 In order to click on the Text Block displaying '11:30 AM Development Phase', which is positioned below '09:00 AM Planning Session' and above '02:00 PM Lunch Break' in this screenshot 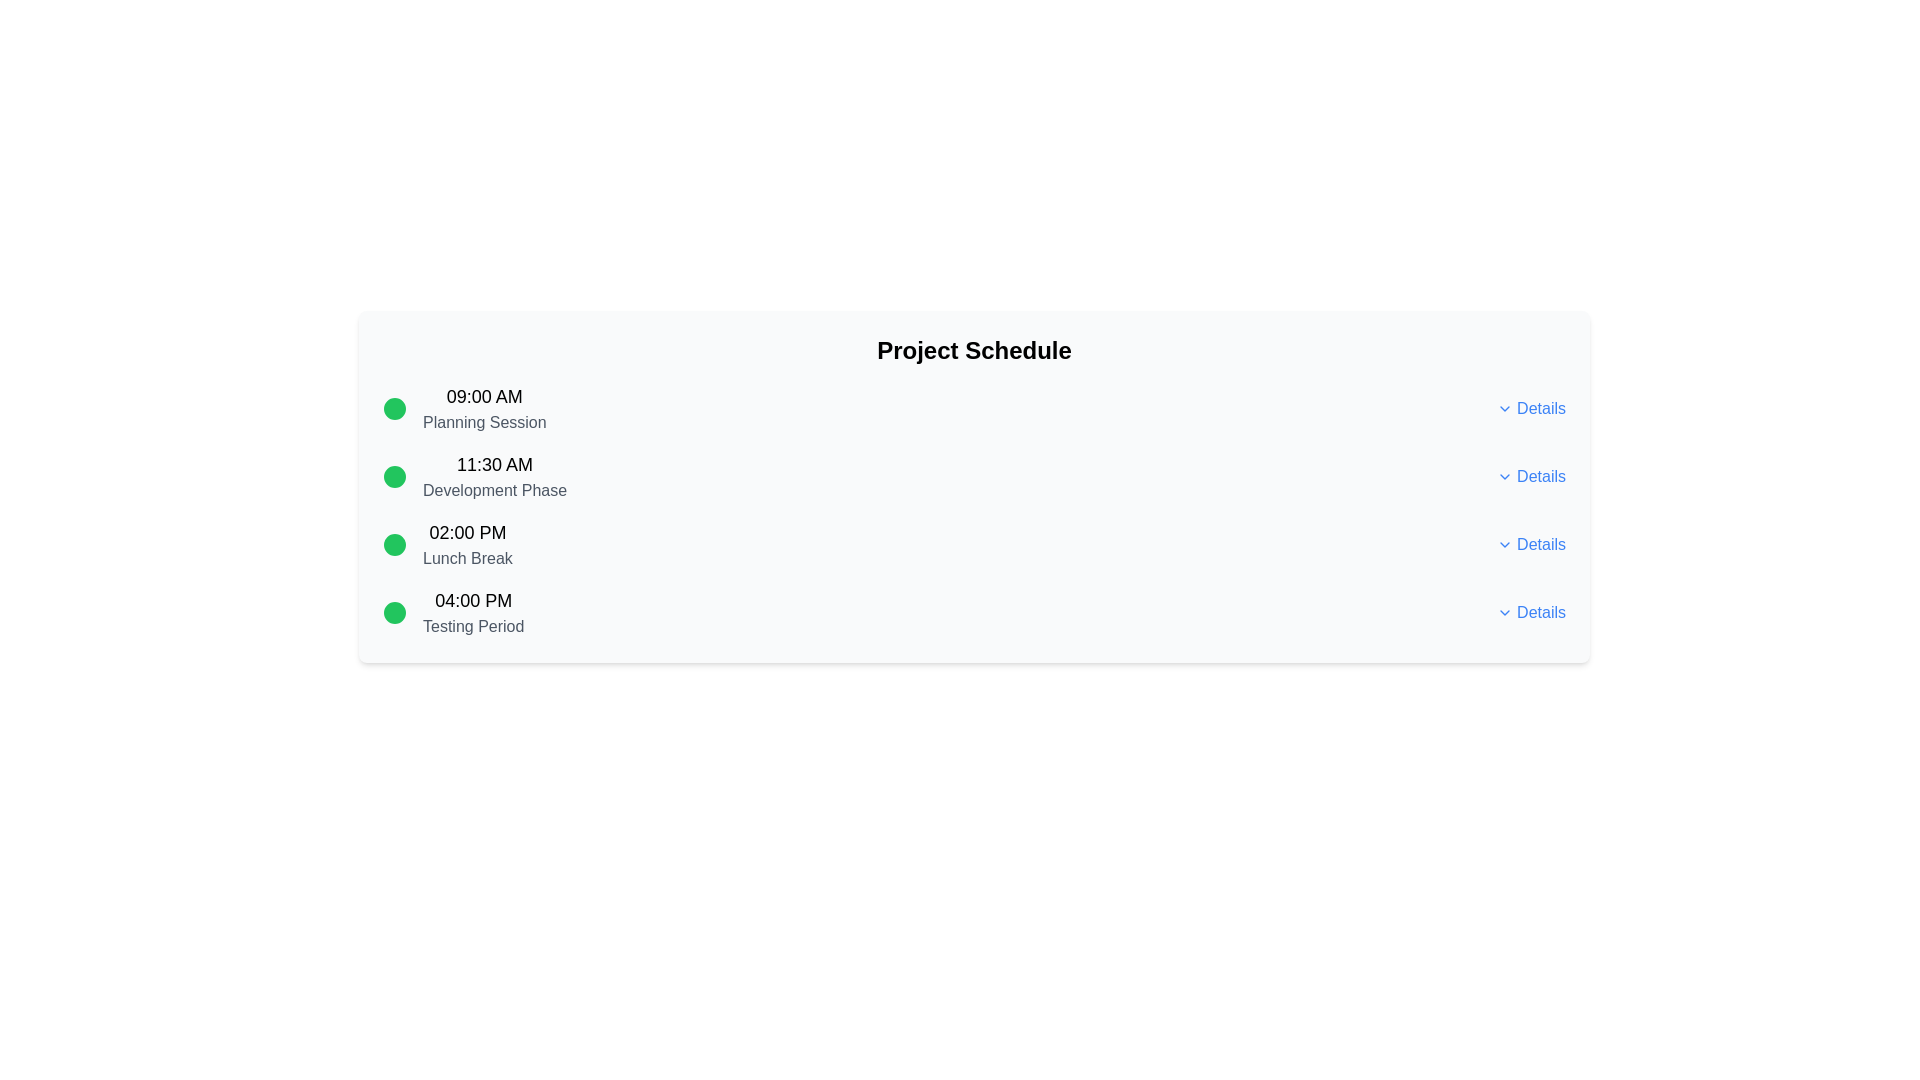, I will do `click(494, 477)`.